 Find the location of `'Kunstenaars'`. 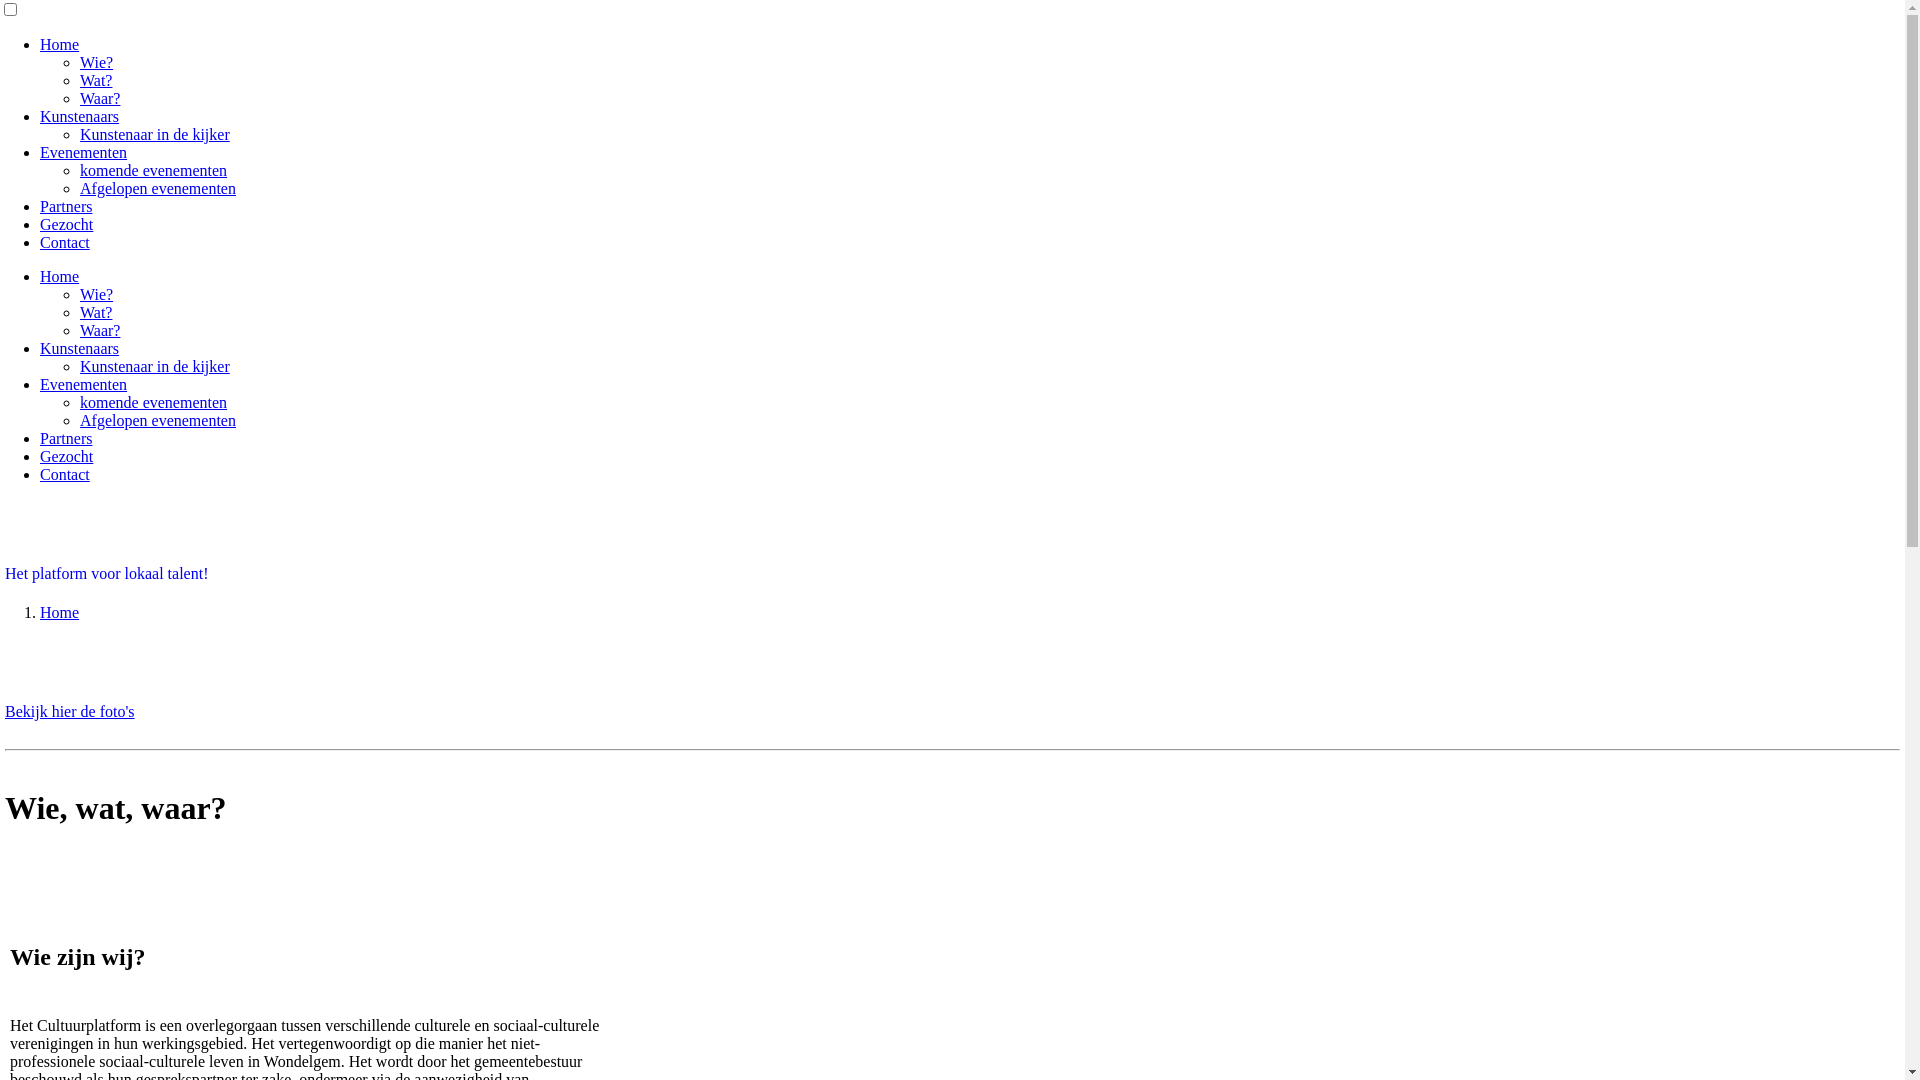

'Kunstenaars' is located at coordinates (39, 347).